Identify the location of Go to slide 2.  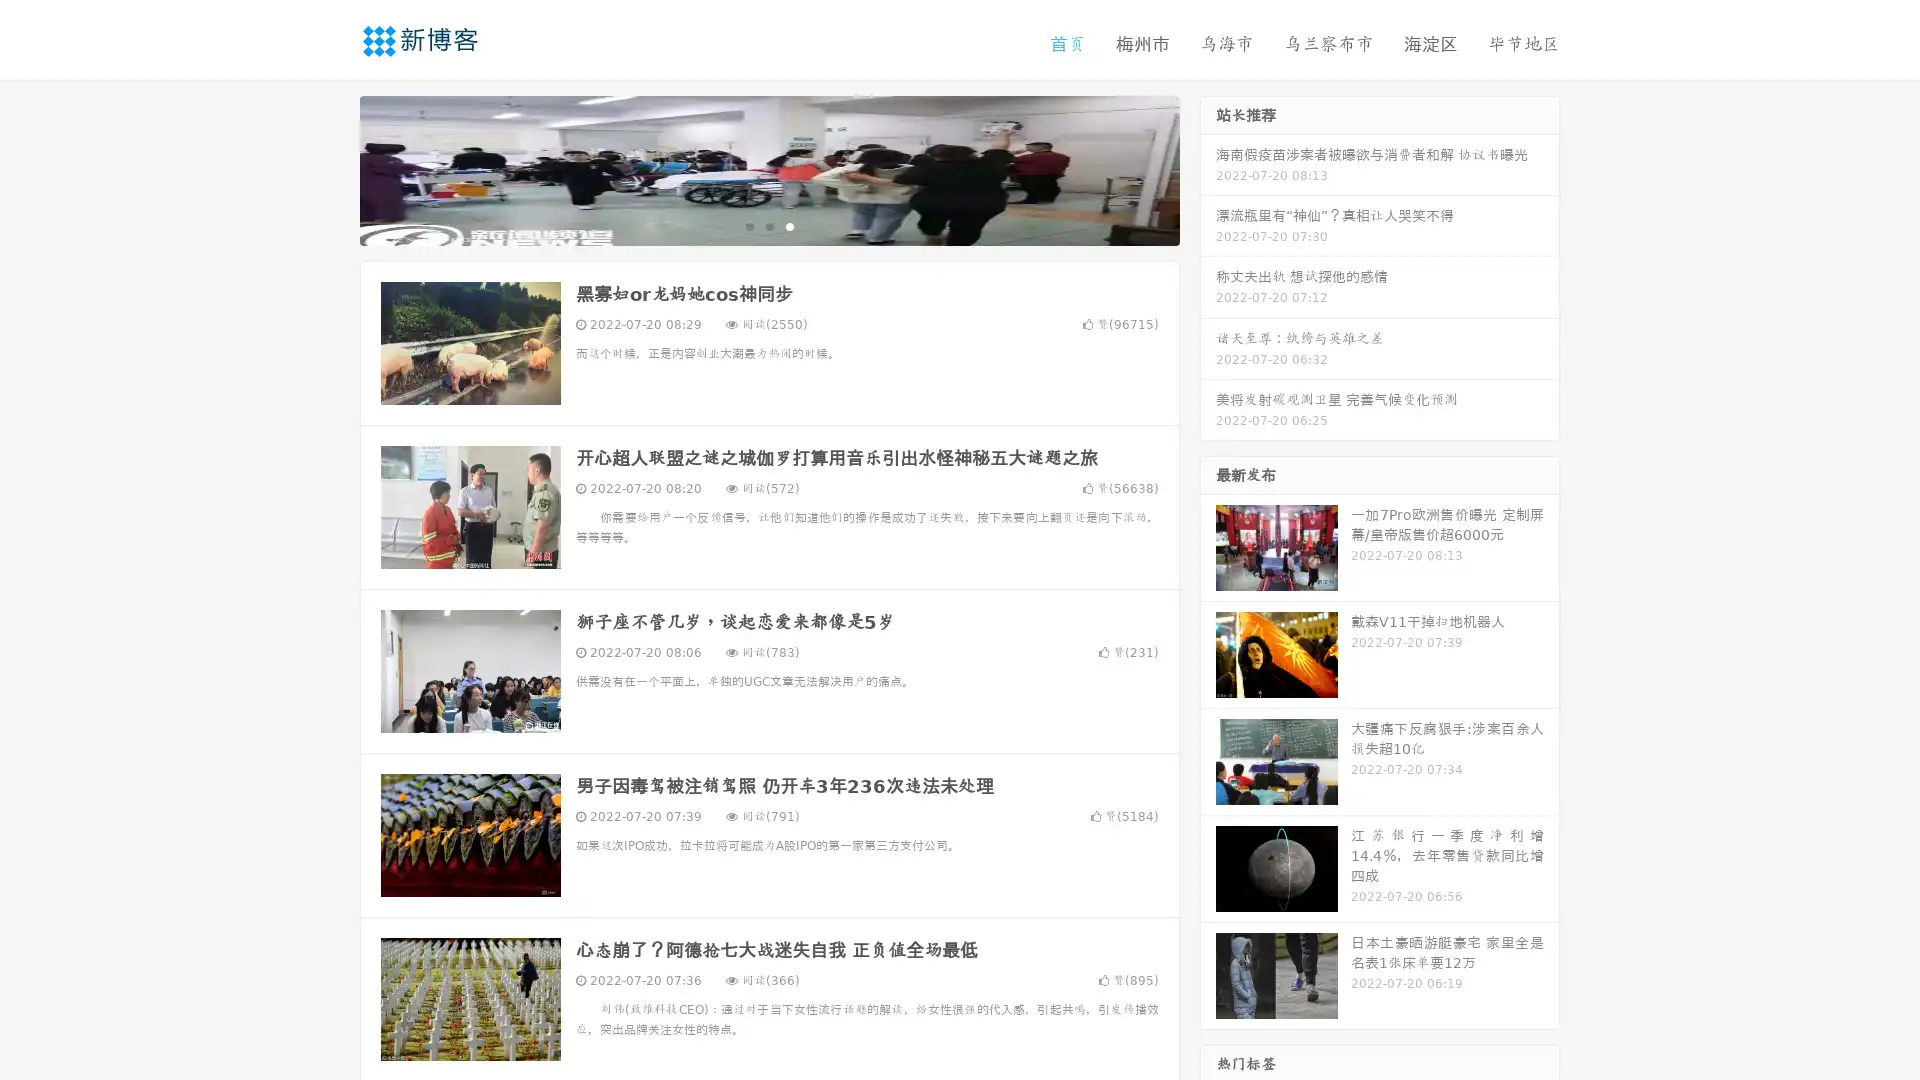
(768, 225).